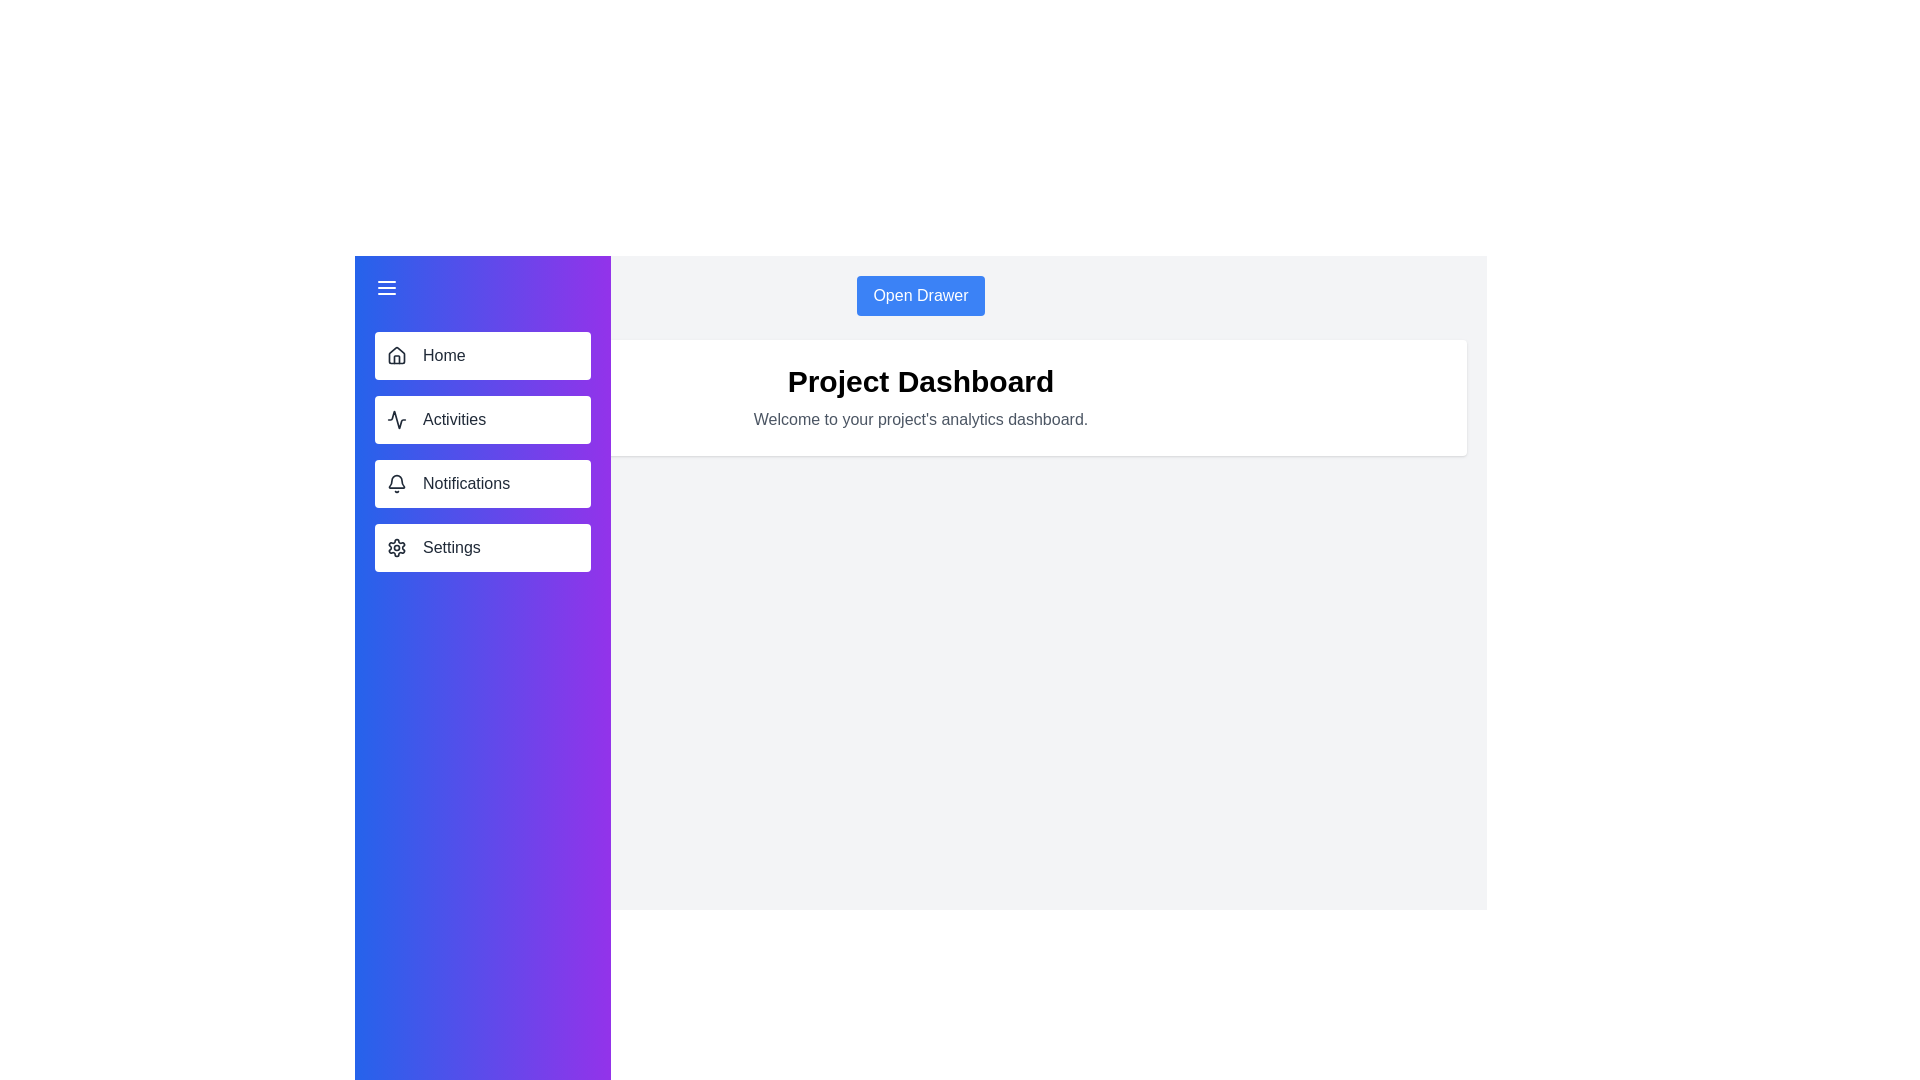 The width and height of the screenshot is (1920, 1080). What do you see at coordinates (483, 547) in the screenshot?
I see `the menu item labeled Settings to navigate to the corresponding section` at bounding box center [483, 547].